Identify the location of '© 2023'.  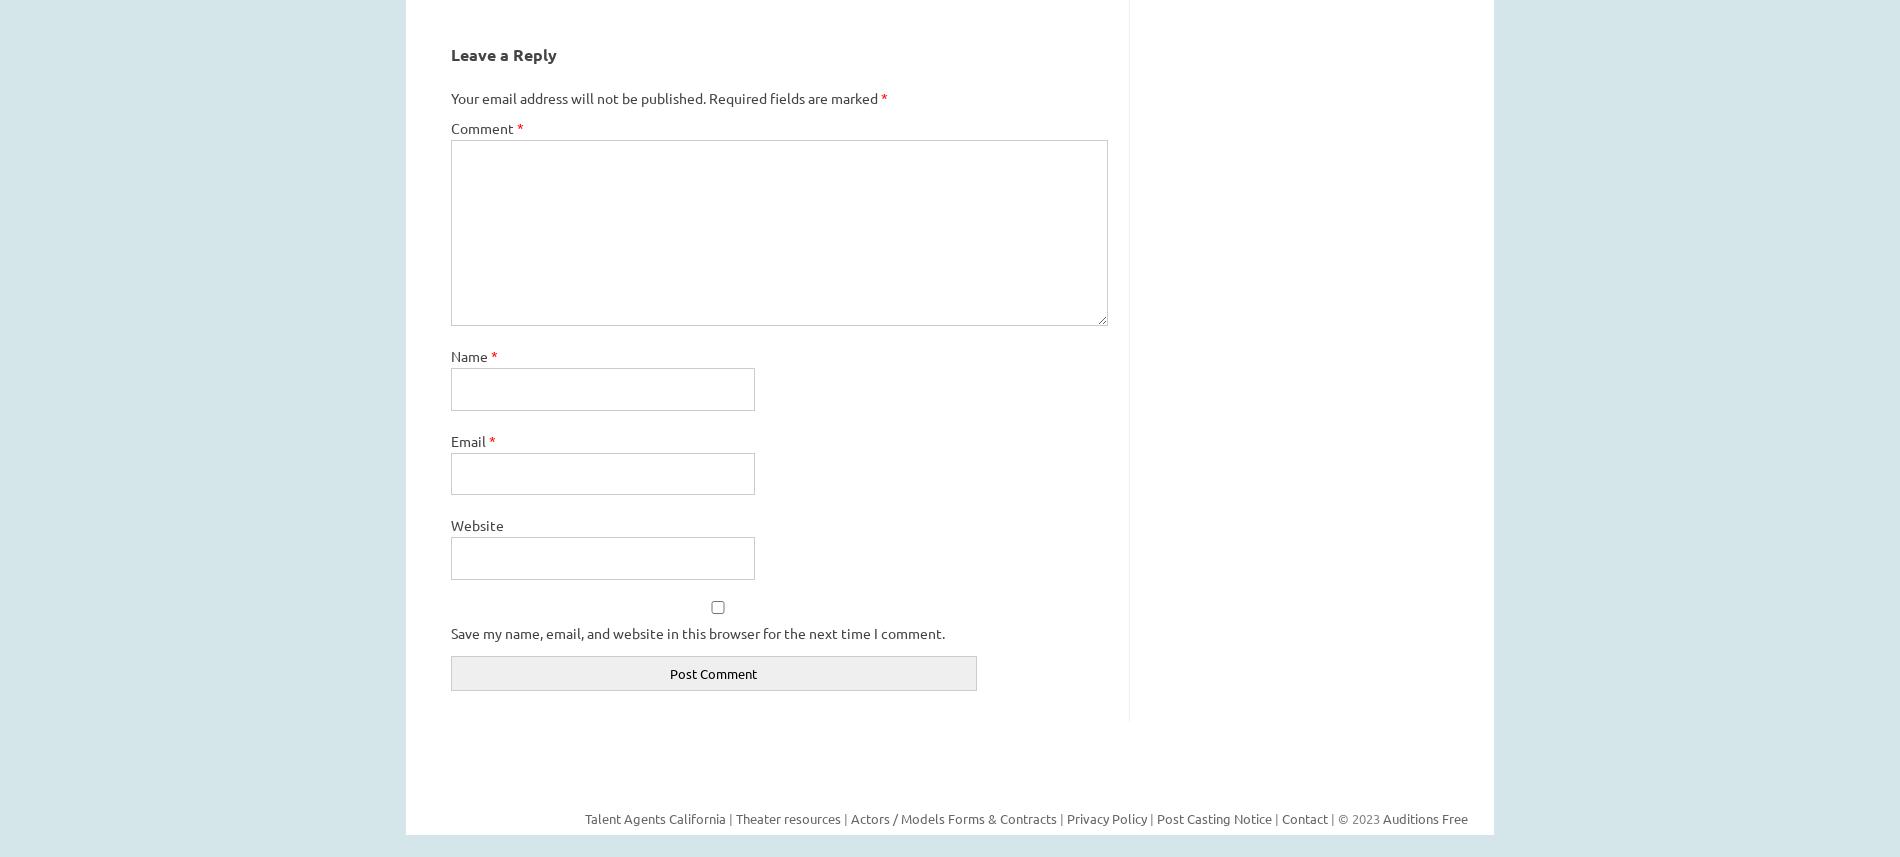
(1336, 817).